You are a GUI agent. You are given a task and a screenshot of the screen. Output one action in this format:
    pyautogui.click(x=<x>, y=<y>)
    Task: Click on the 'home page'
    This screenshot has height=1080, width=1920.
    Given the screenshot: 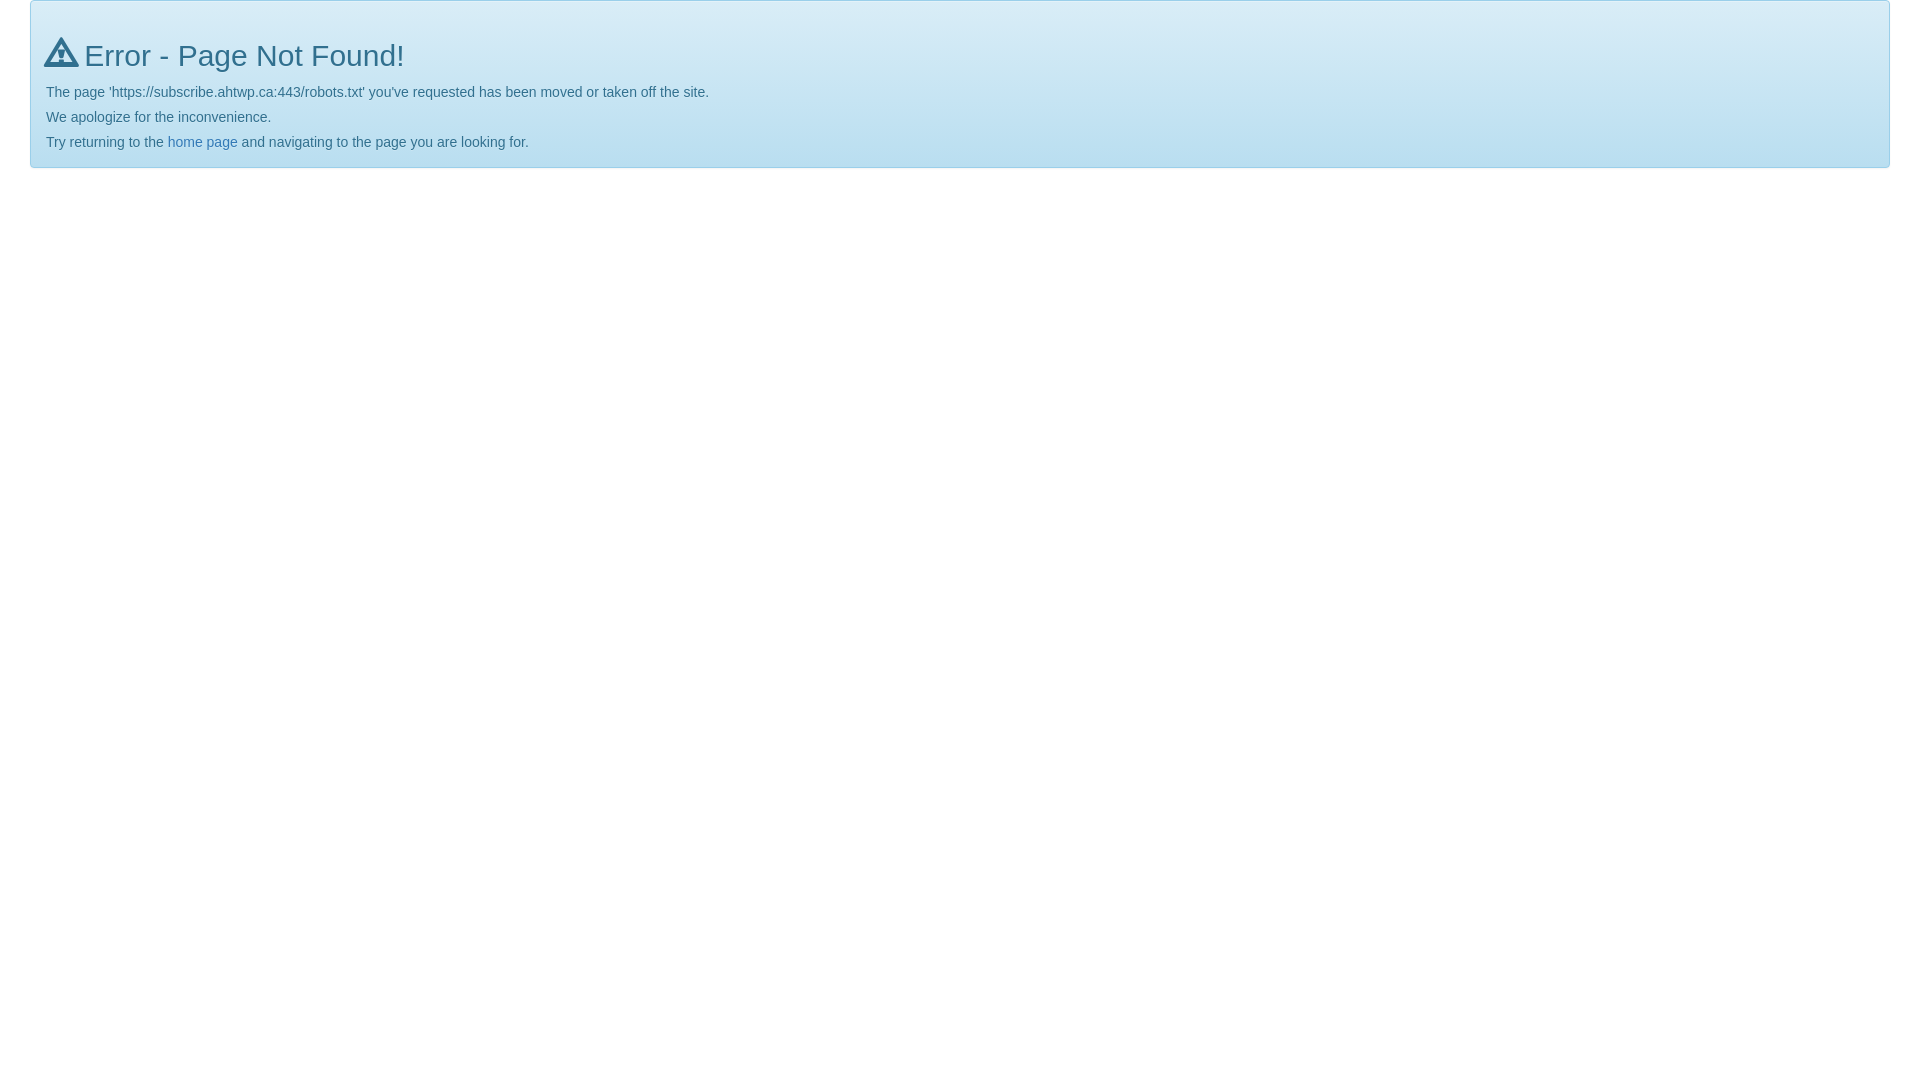 What is the action you would take?
    pyautogui.click(x=202, y=141)
    